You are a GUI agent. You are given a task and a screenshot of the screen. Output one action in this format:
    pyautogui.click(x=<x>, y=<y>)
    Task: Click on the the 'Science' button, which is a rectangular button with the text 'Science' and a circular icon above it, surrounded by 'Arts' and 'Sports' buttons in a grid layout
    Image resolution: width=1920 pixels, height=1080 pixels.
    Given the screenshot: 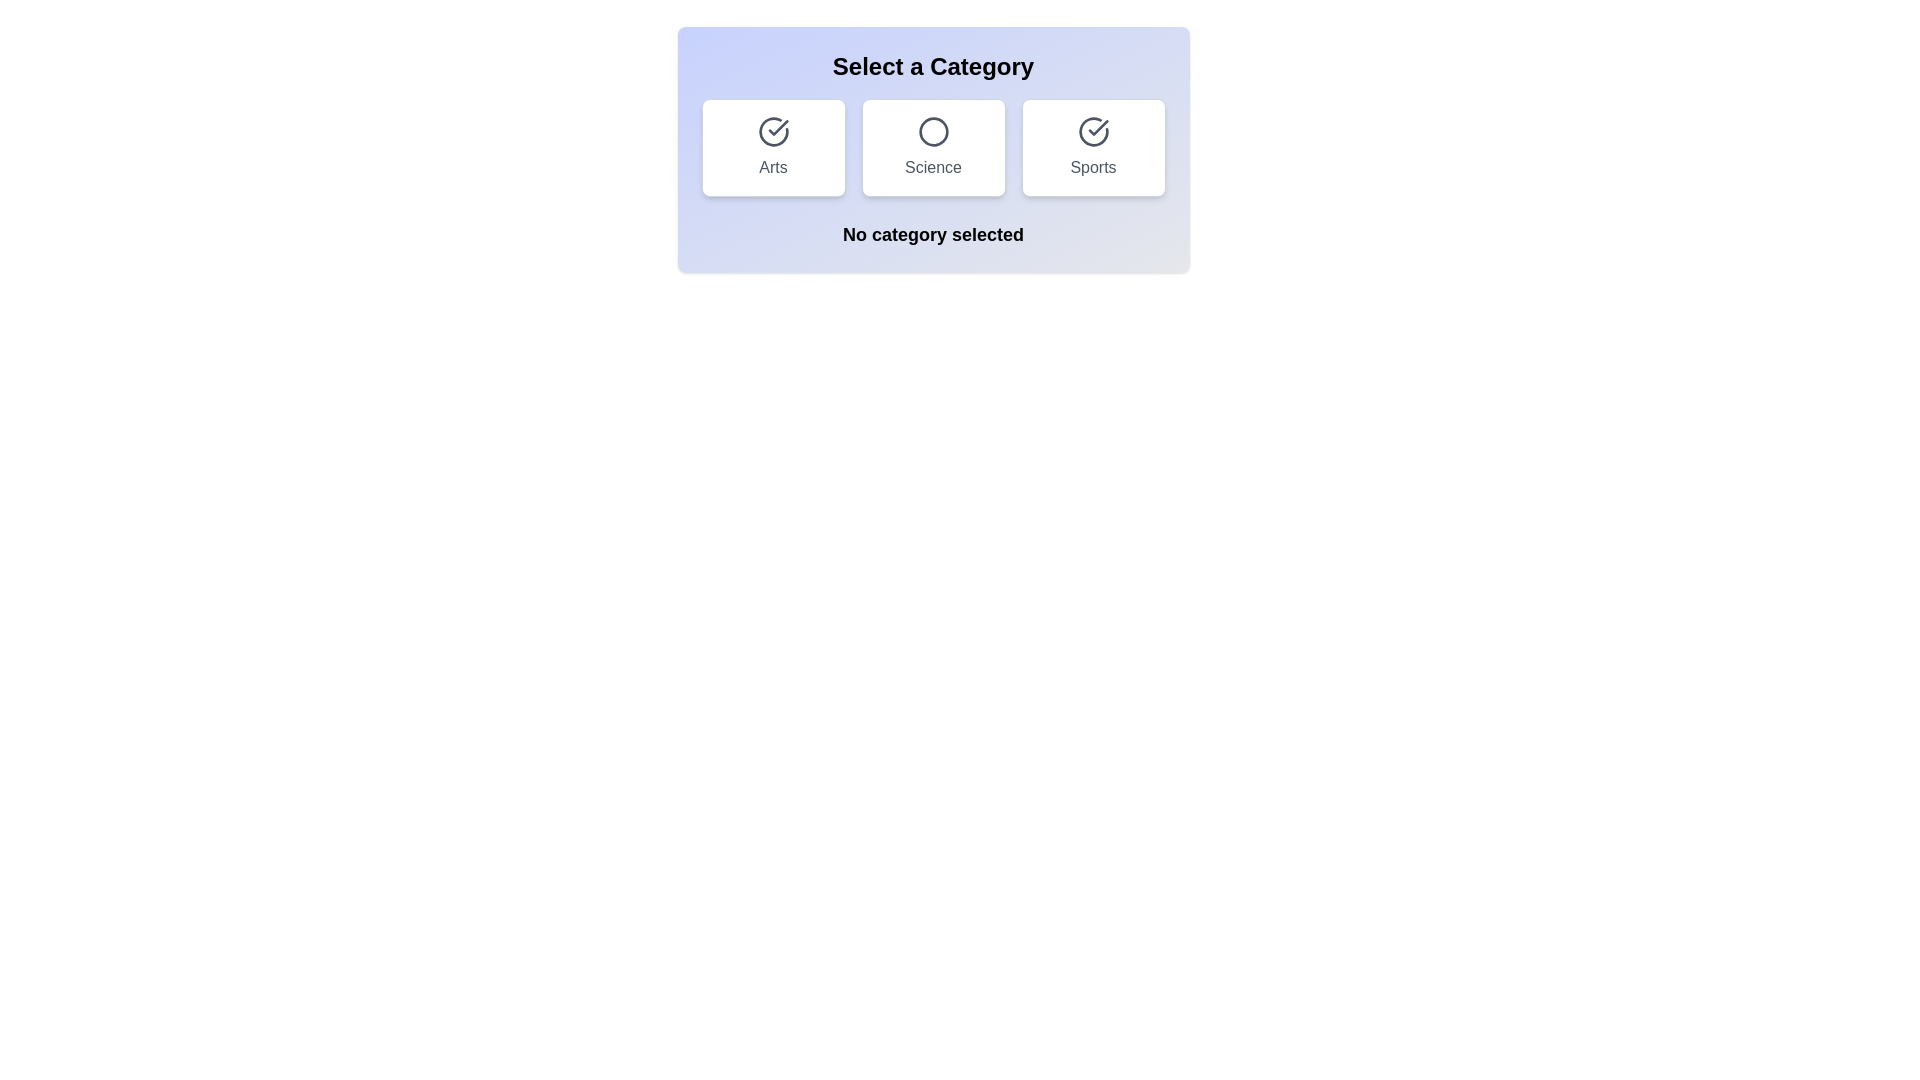 What is the action you would take?
    pyautogui.click(x=932, y=146)
    